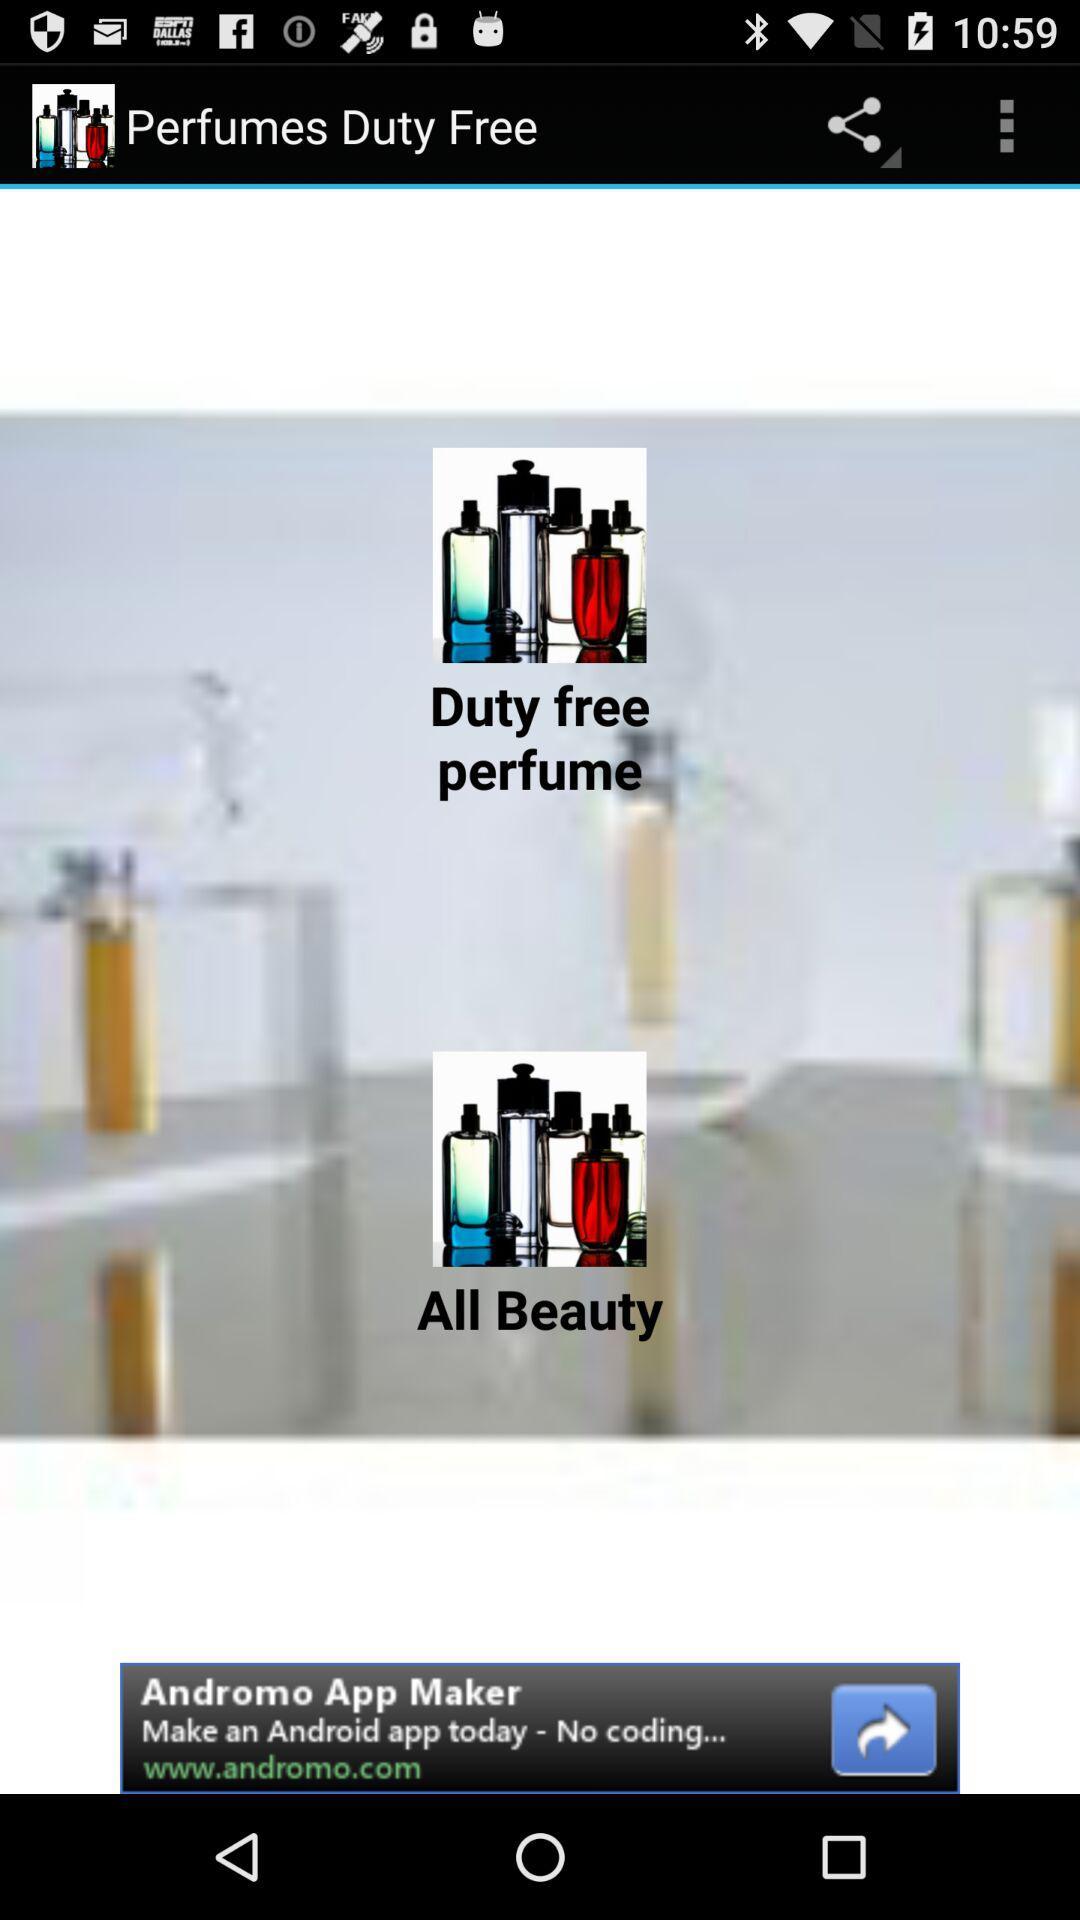 The image size is (1080, 1920). What do you see at coordinates (540, 1727) in the screenshot?
I see `advertisement` at bounding box center [540, 1727].